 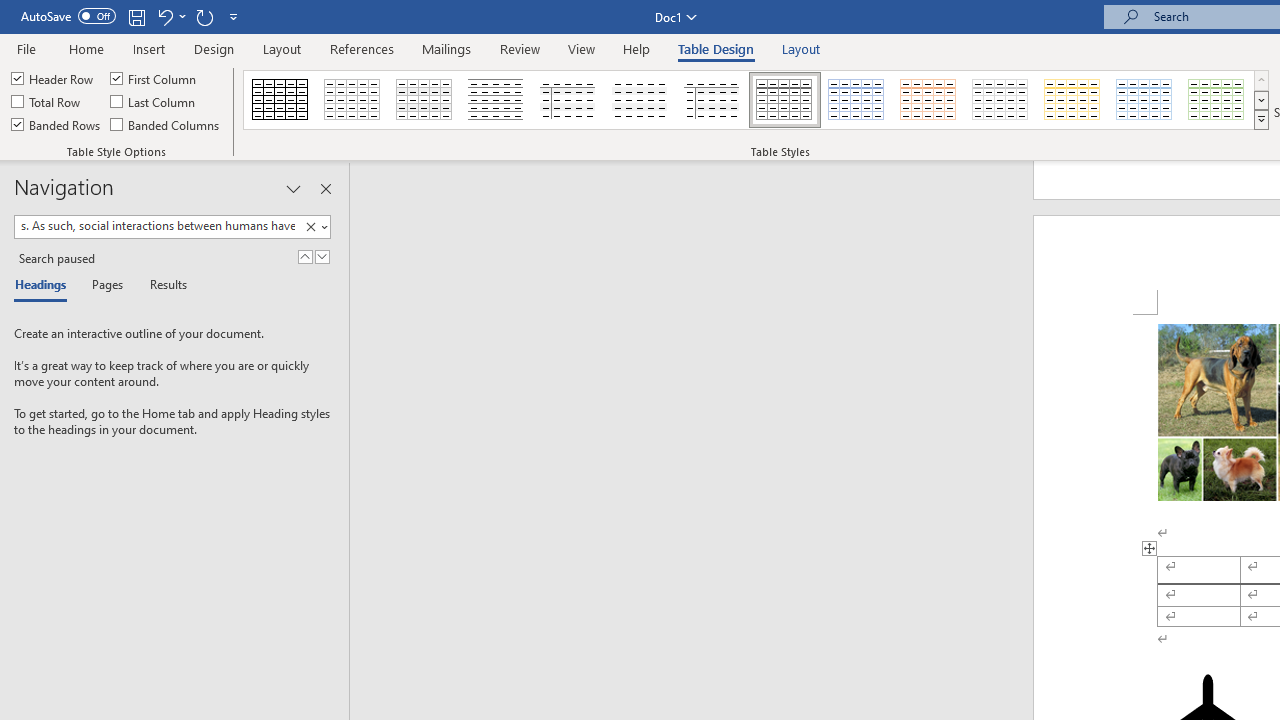 What do you see at coordinates (856, 100) in the screenshot?
I see `'Grid Table 1 Light - Accent 1'` at bounding box center [856, 100].